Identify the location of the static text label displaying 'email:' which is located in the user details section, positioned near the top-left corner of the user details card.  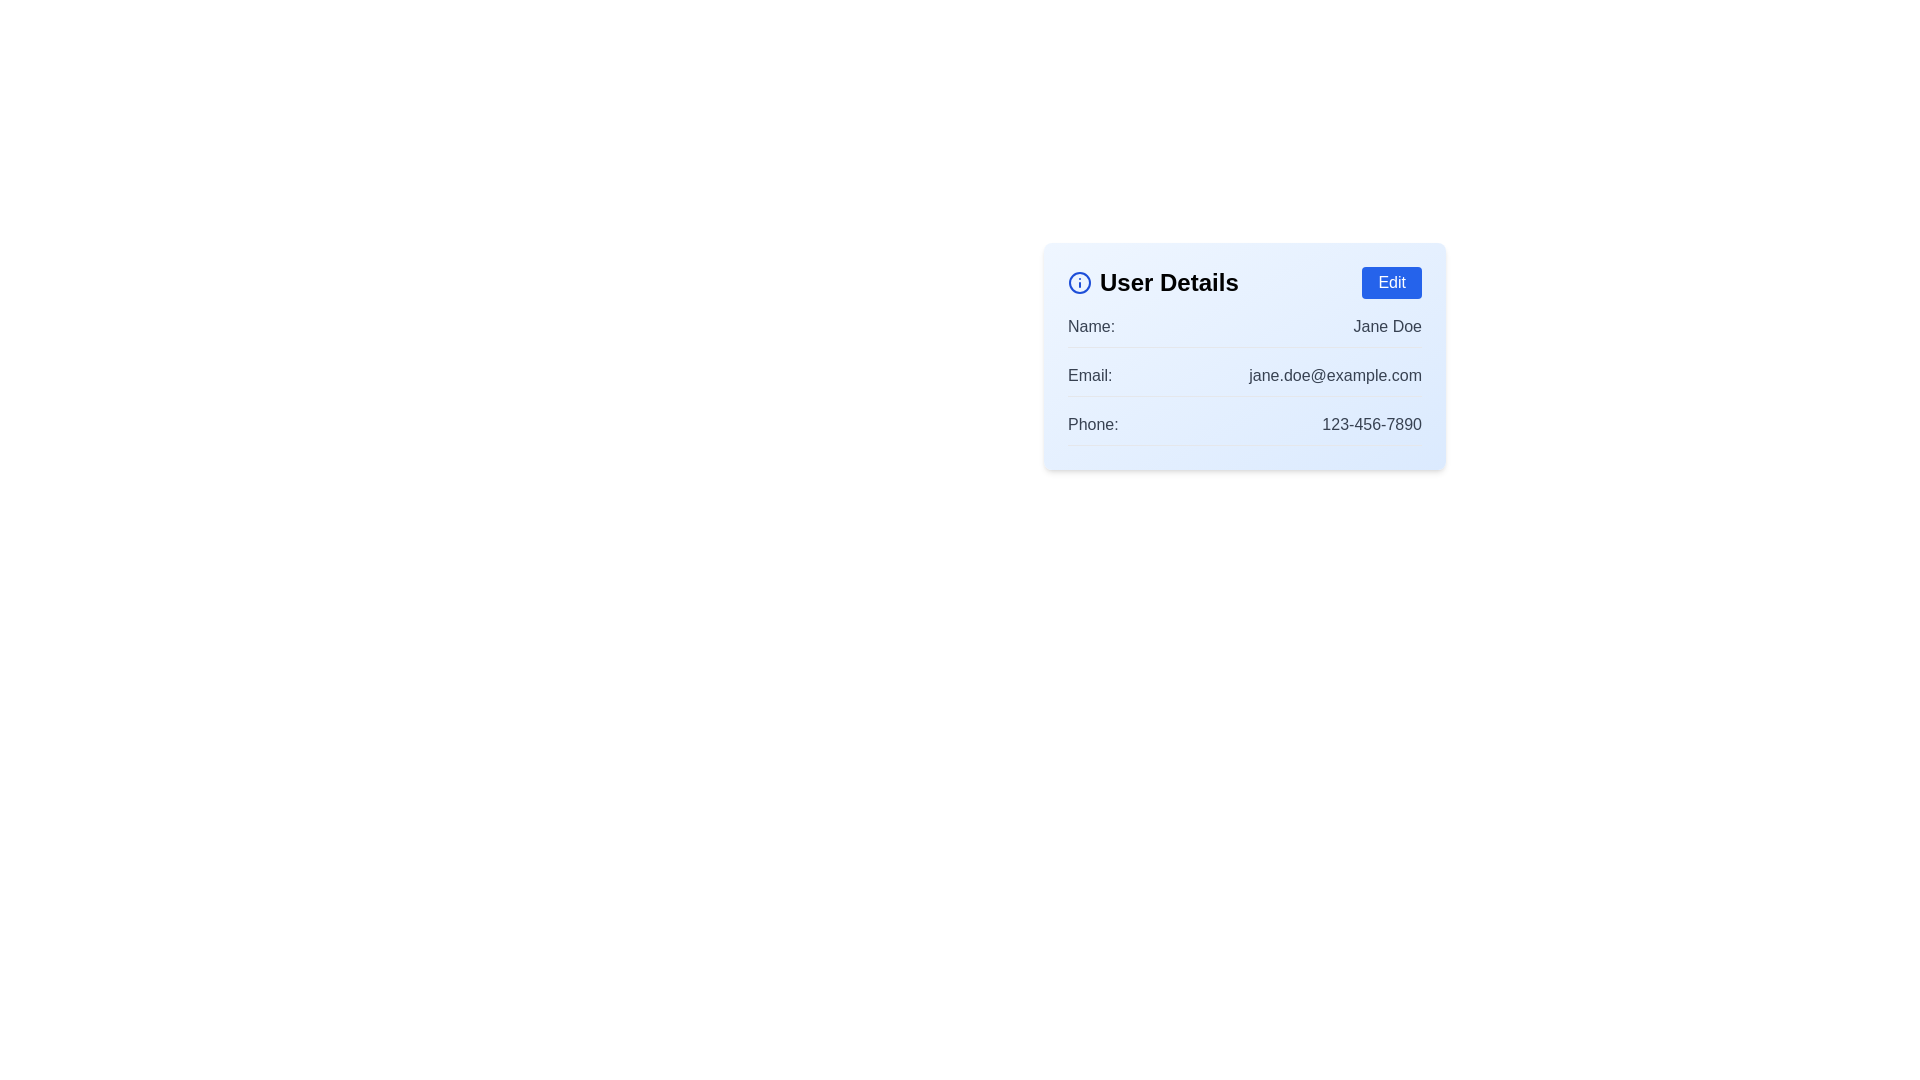
(1089, 375).